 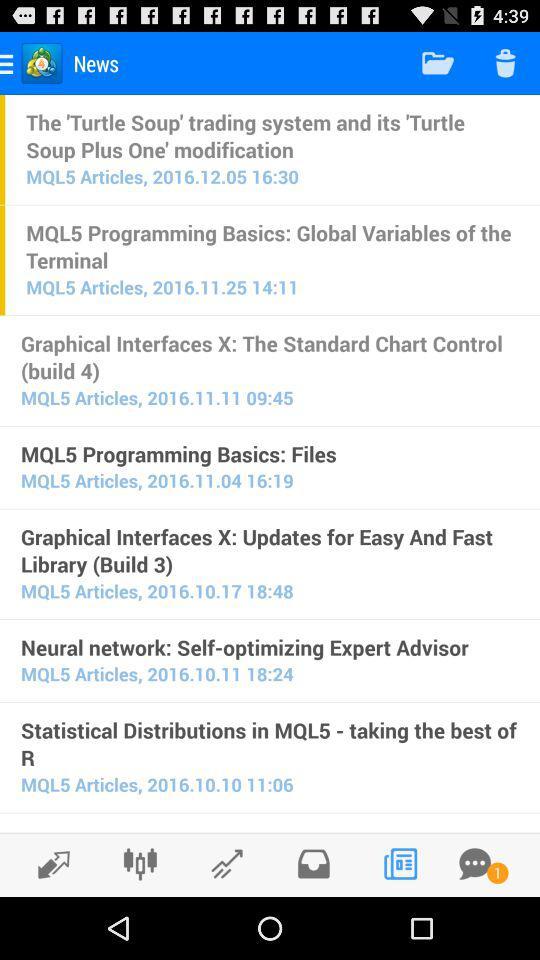 I want to click on the sliders icon, so click(x=139, y=924).